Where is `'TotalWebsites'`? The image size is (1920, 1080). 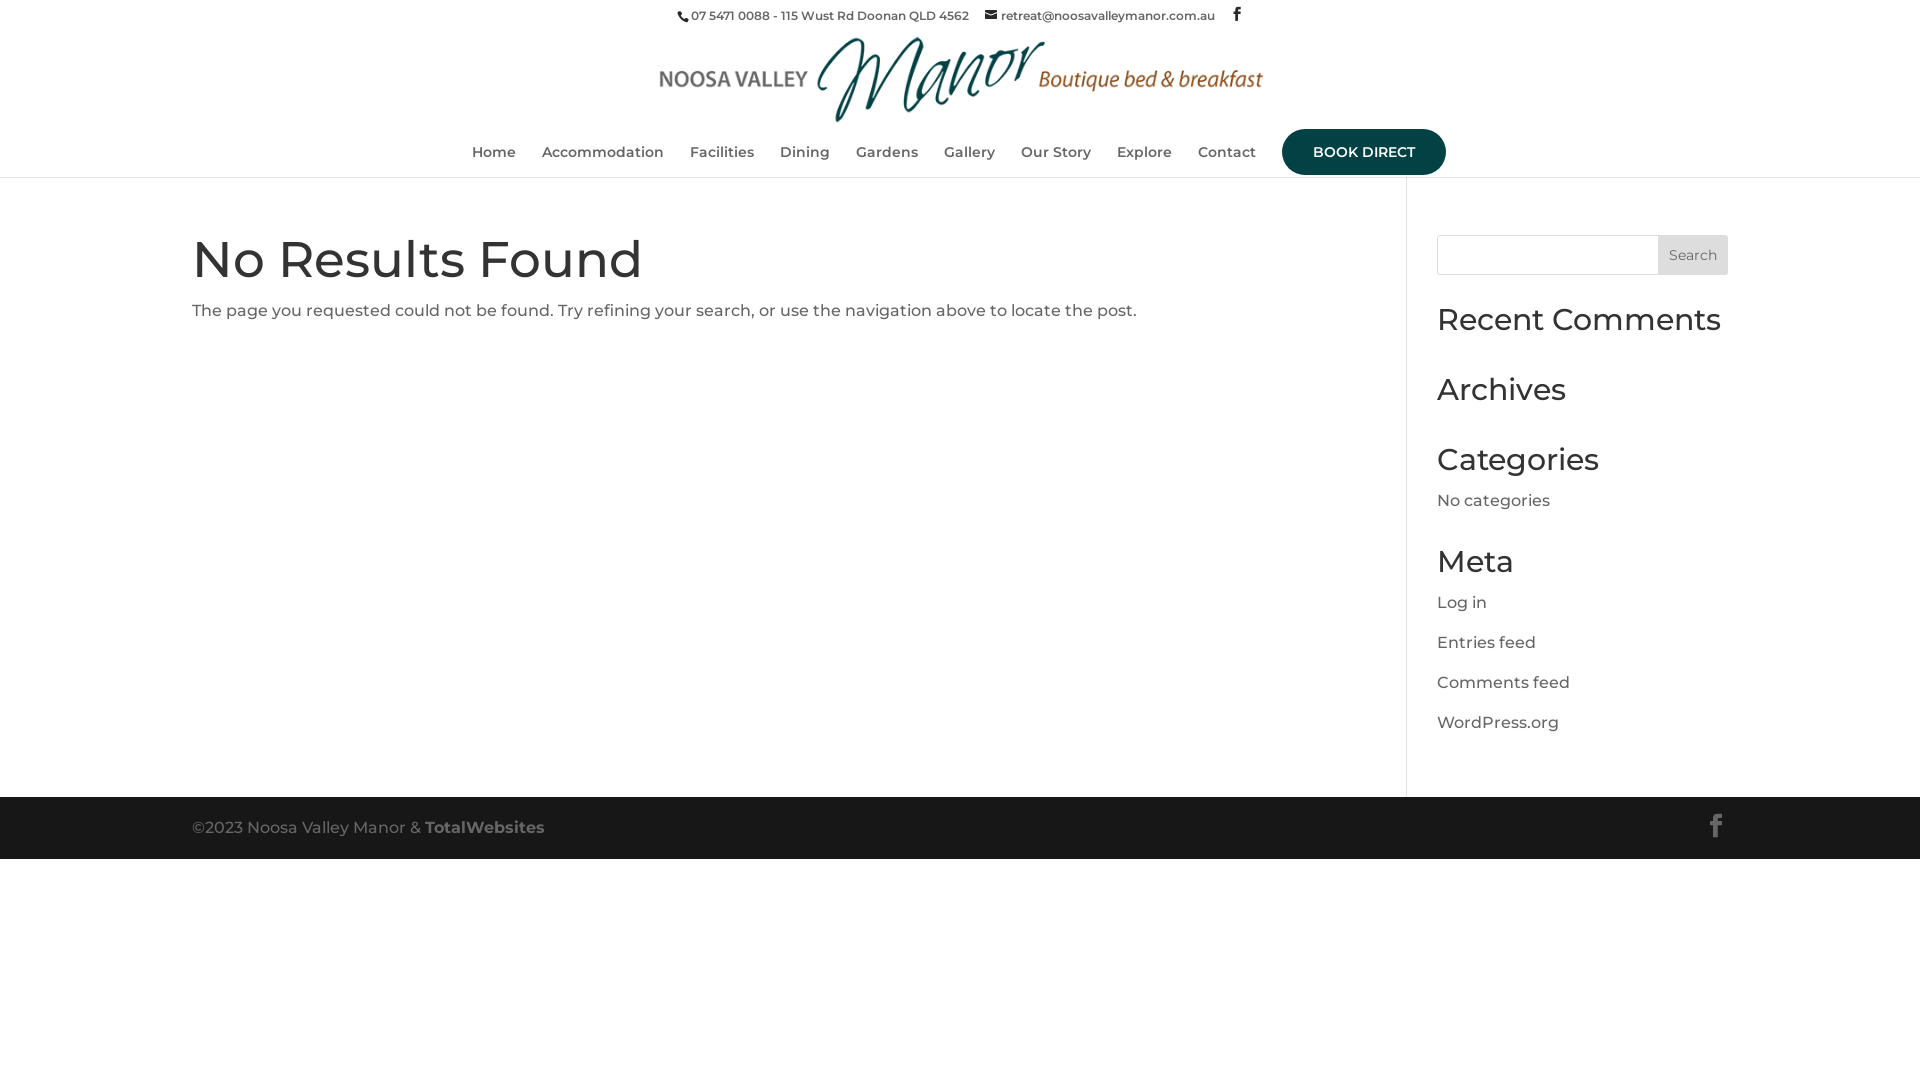 'TotalWebsites' is located at coordinates (484, 827).